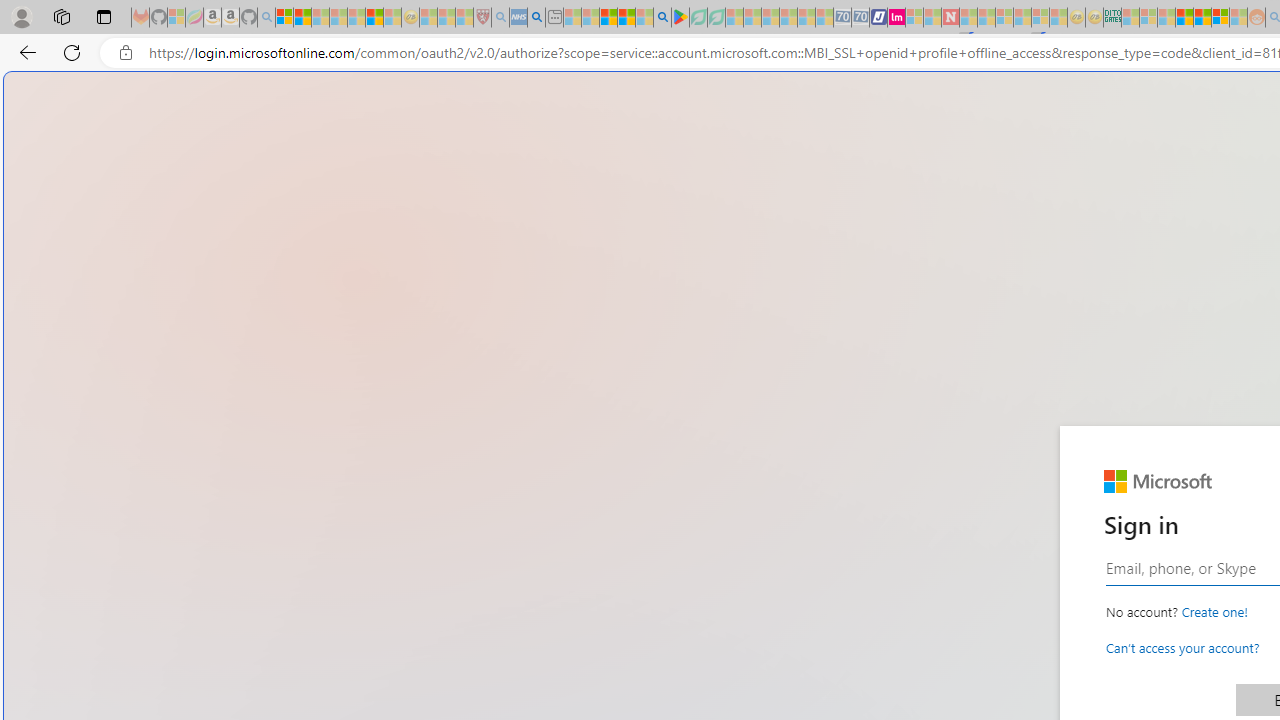  Describe the element at coordinates (680, 17) in the screenshot. I see `'Bluey: Let'` at that location.